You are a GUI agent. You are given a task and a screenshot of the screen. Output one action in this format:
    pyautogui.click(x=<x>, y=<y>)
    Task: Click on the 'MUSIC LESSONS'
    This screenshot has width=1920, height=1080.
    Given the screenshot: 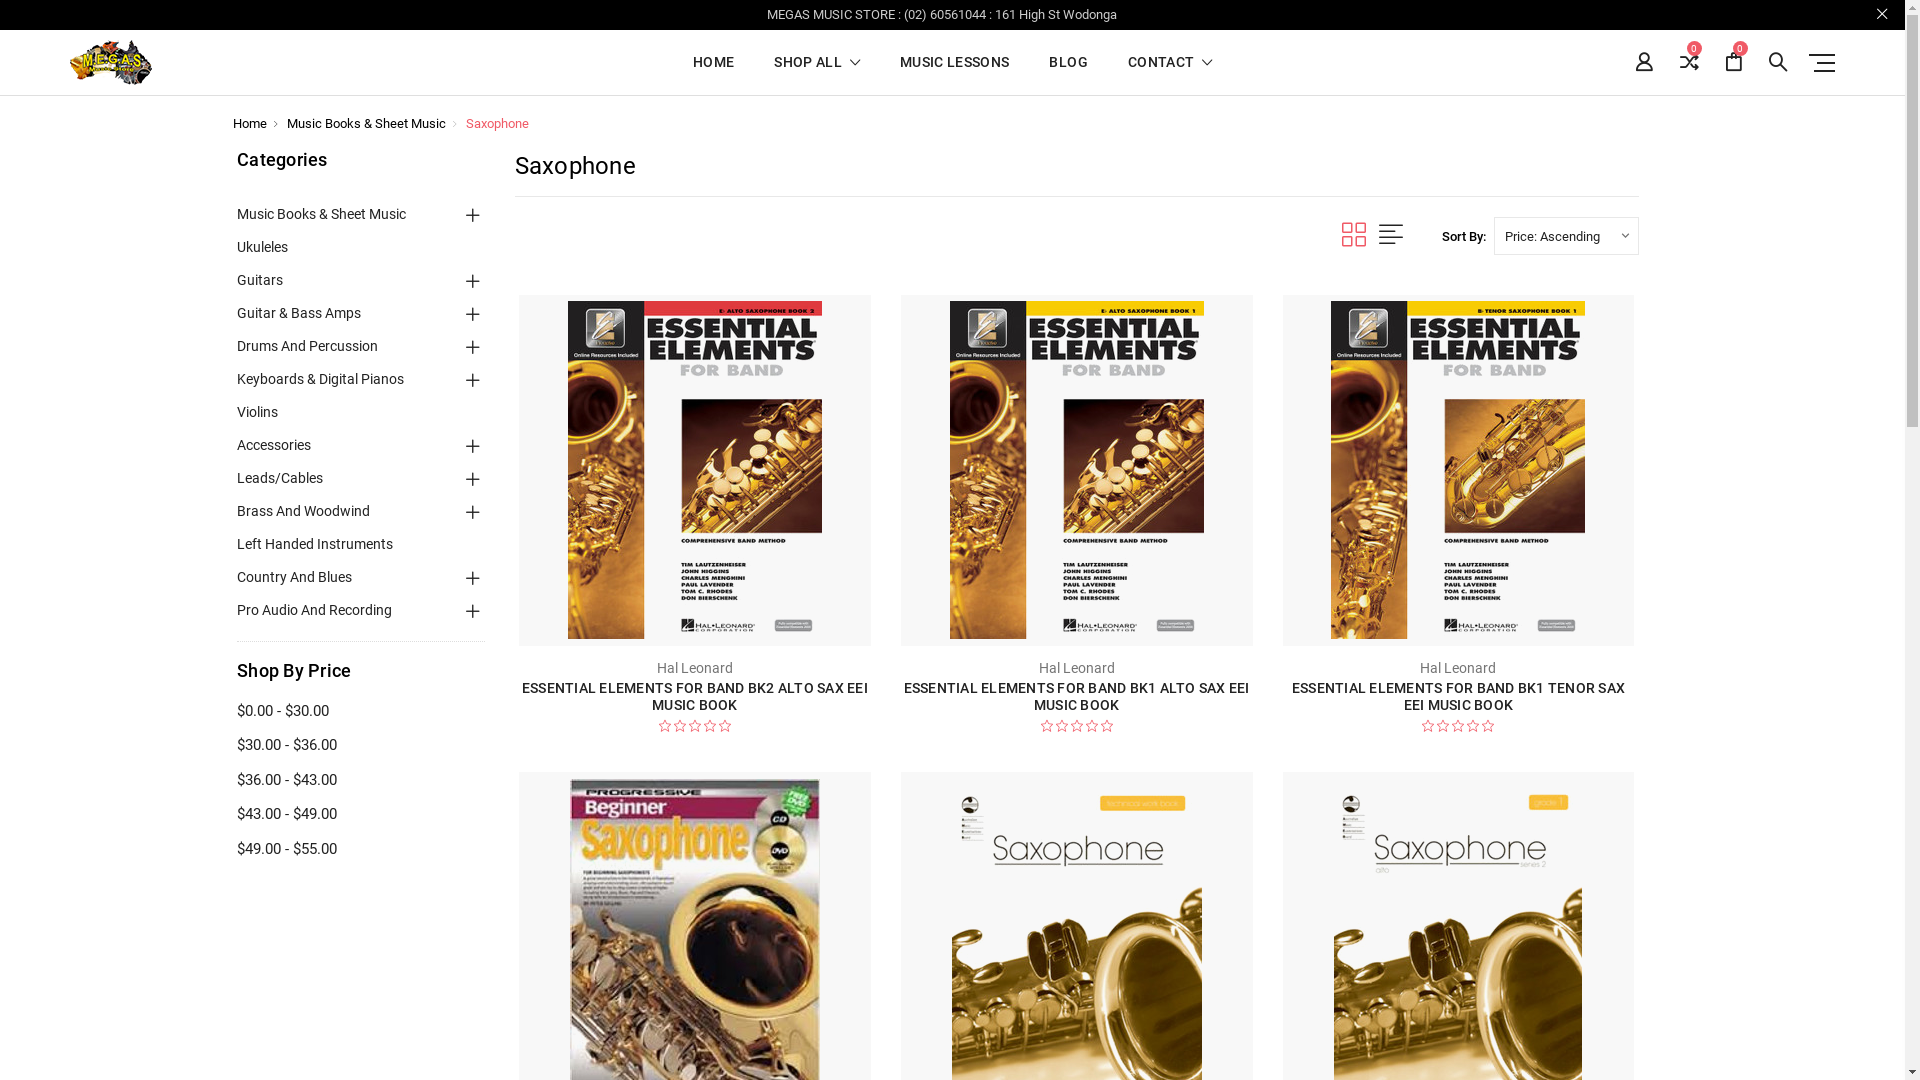 What is the action you would take?
    pyautogui.click(x=954, y=73)
    